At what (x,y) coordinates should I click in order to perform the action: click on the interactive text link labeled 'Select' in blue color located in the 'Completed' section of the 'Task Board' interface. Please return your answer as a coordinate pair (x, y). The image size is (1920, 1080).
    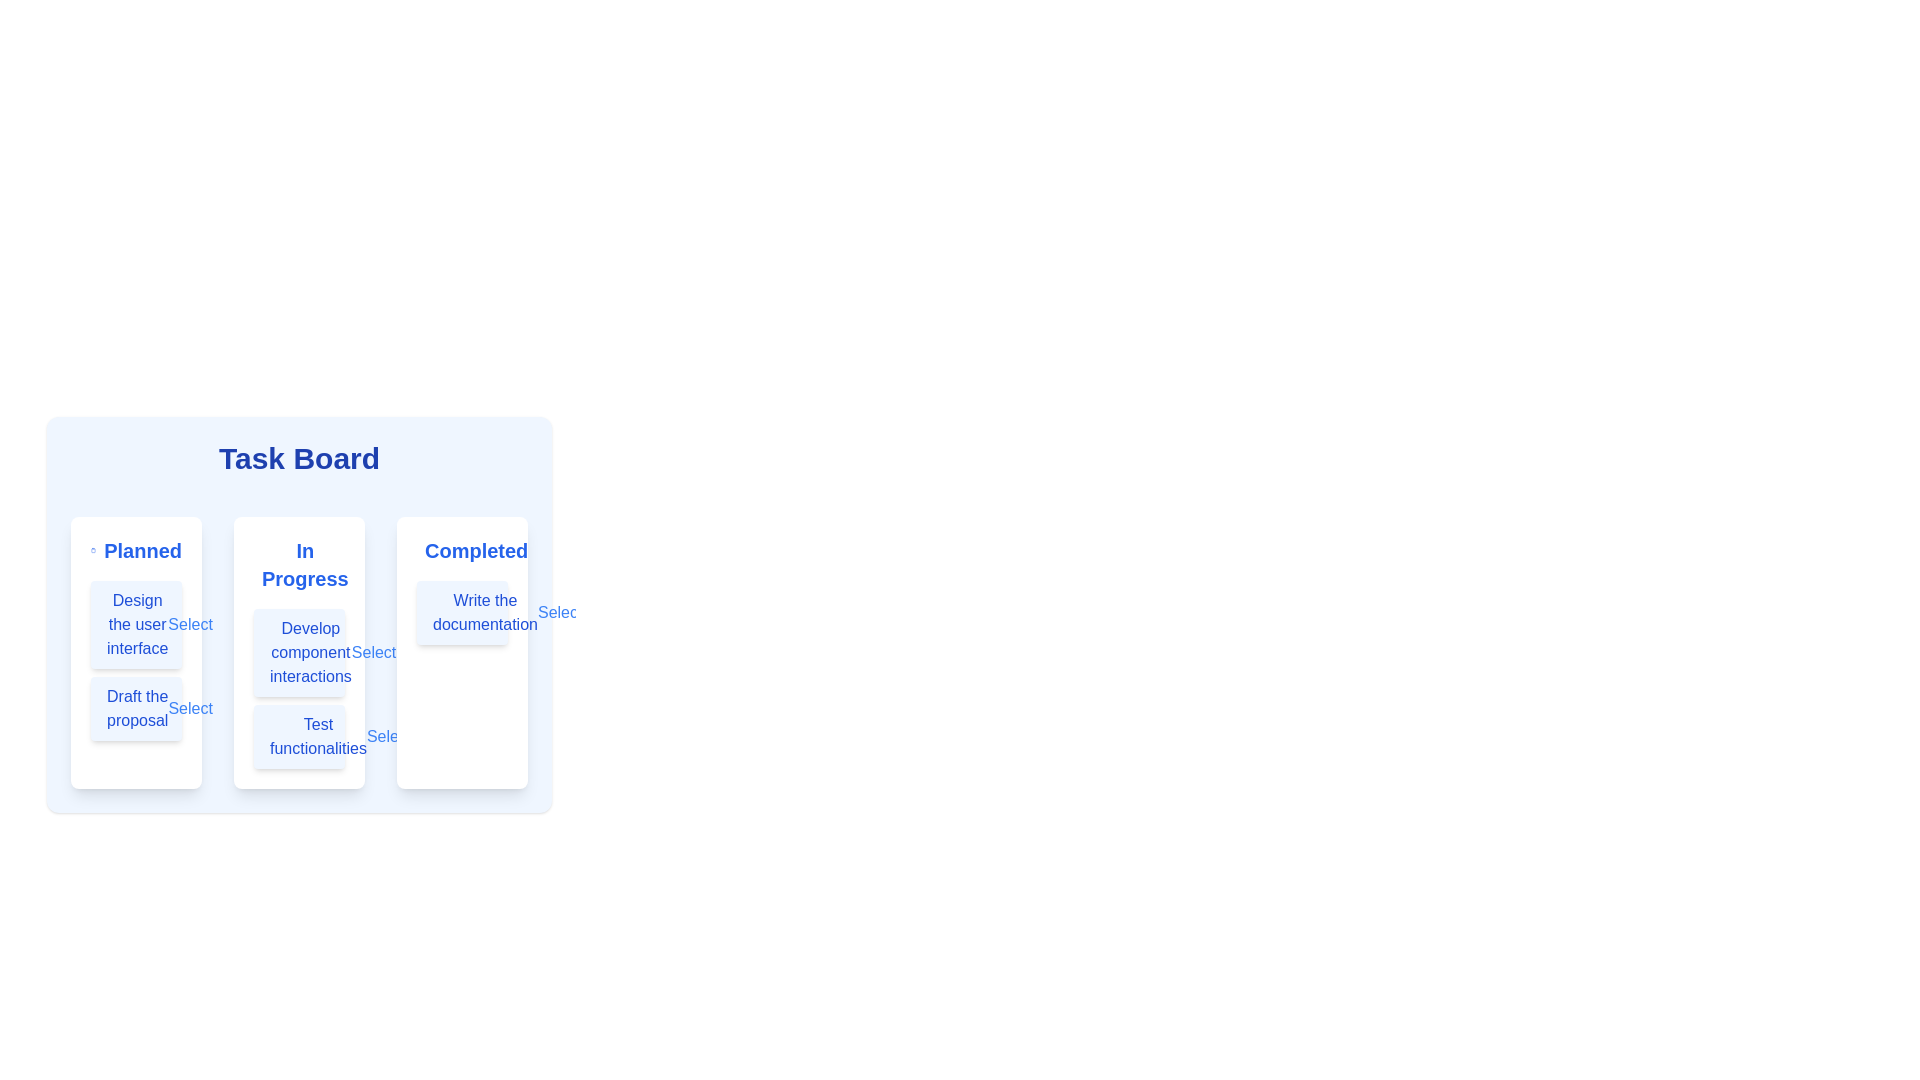
    Looking at the image, I should click on (560, 612).